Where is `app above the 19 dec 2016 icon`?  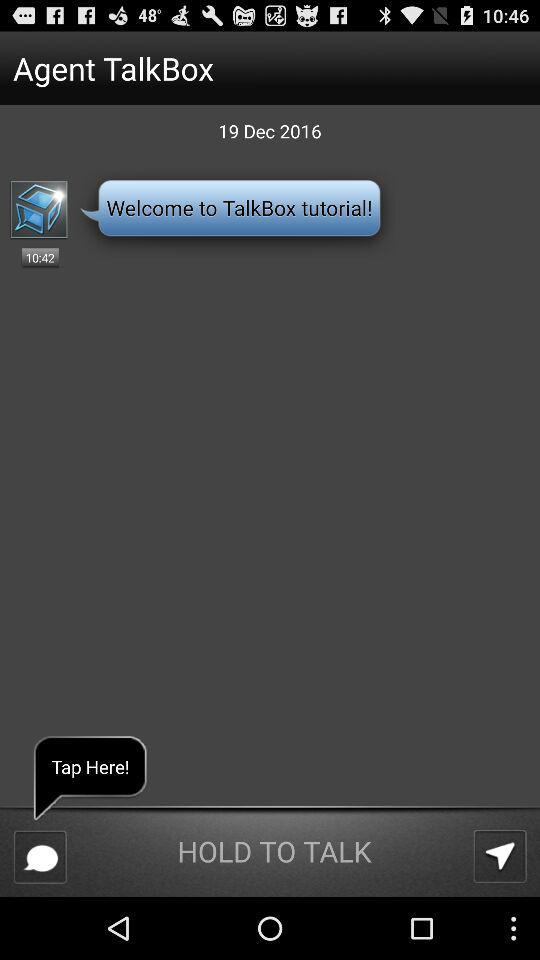
app above the 19 dec 2016 icon is located at coordinates (232, 68).